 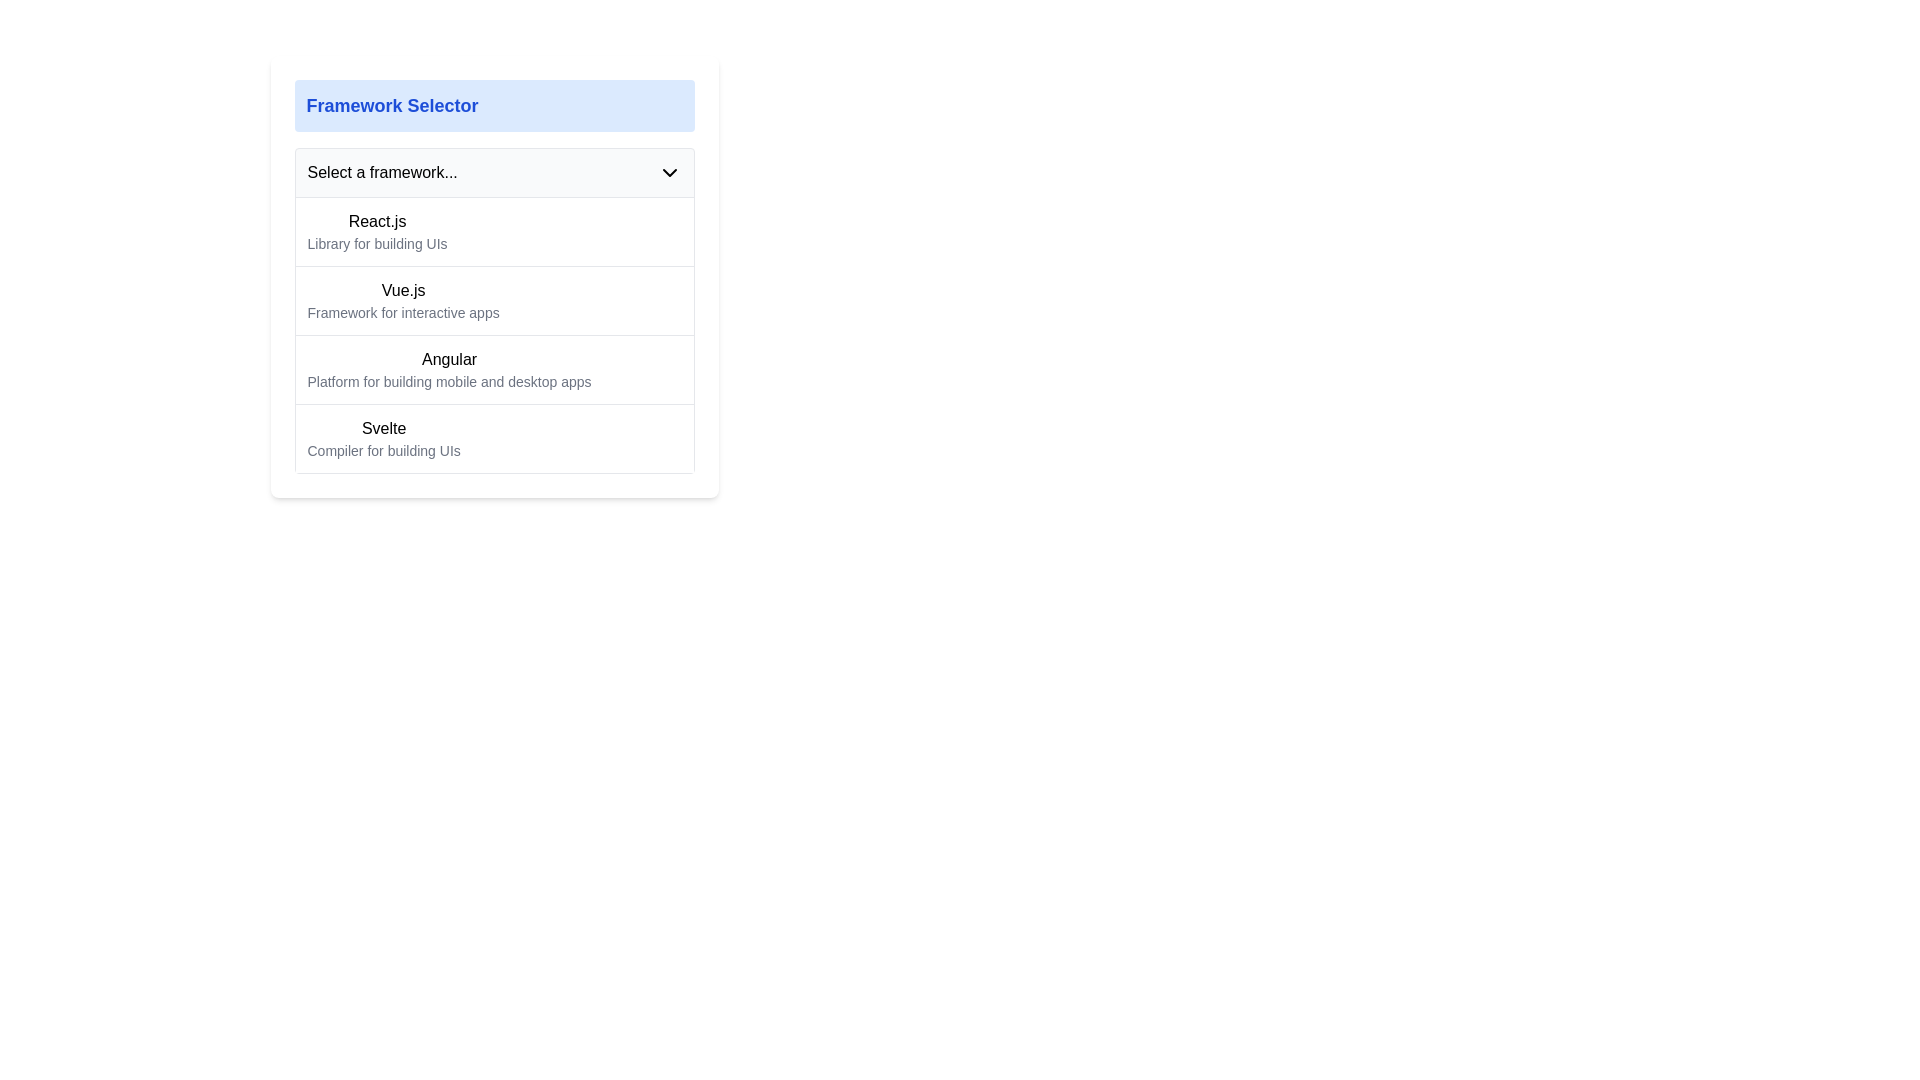 I want to click on the 'React.js' text label located at the top-left corner of the dropdown menu, so click(x=377, y=222).